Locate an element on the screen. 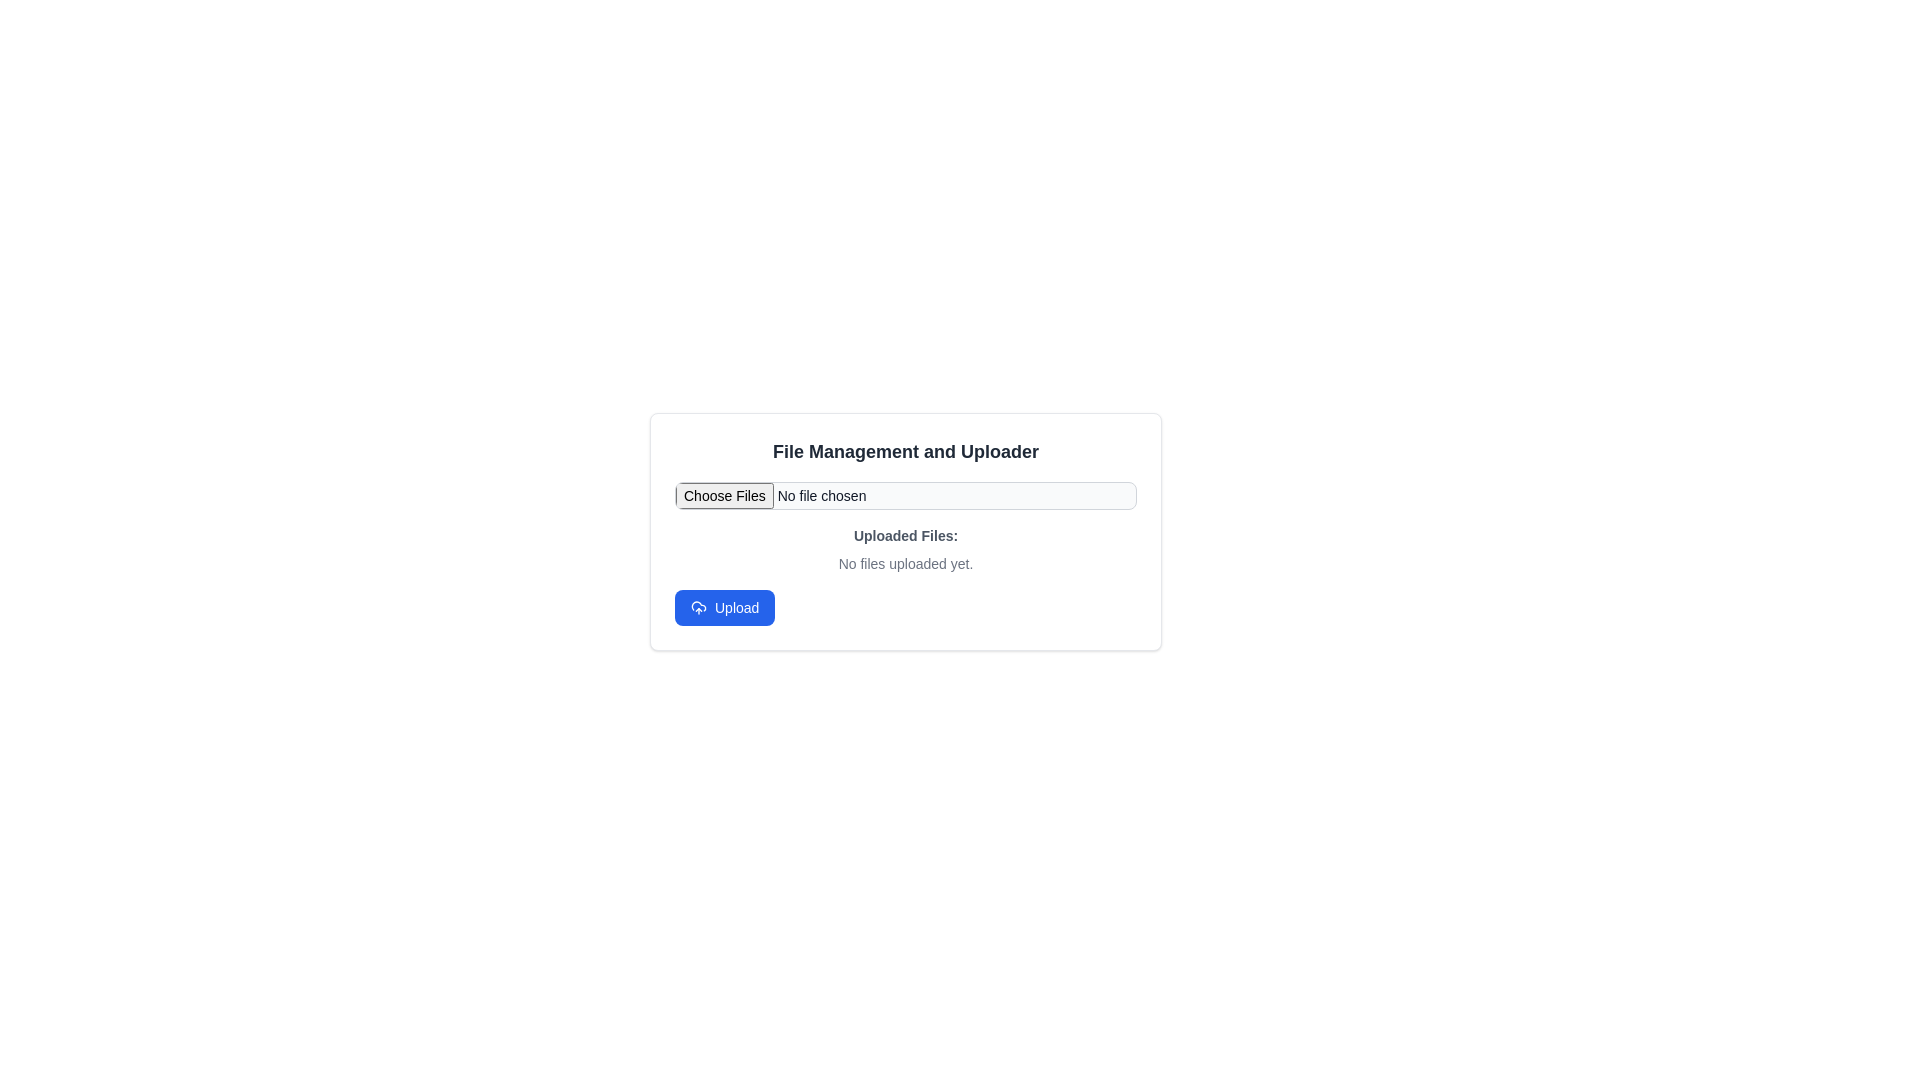 The width and height of the screenshot is (1920, 1080). the text label displaying 'Uploaded Files:' which is styled in small, bold, gray font and positioned above the text 'No files uploaded yet.' is located at coordinates (905, 535).